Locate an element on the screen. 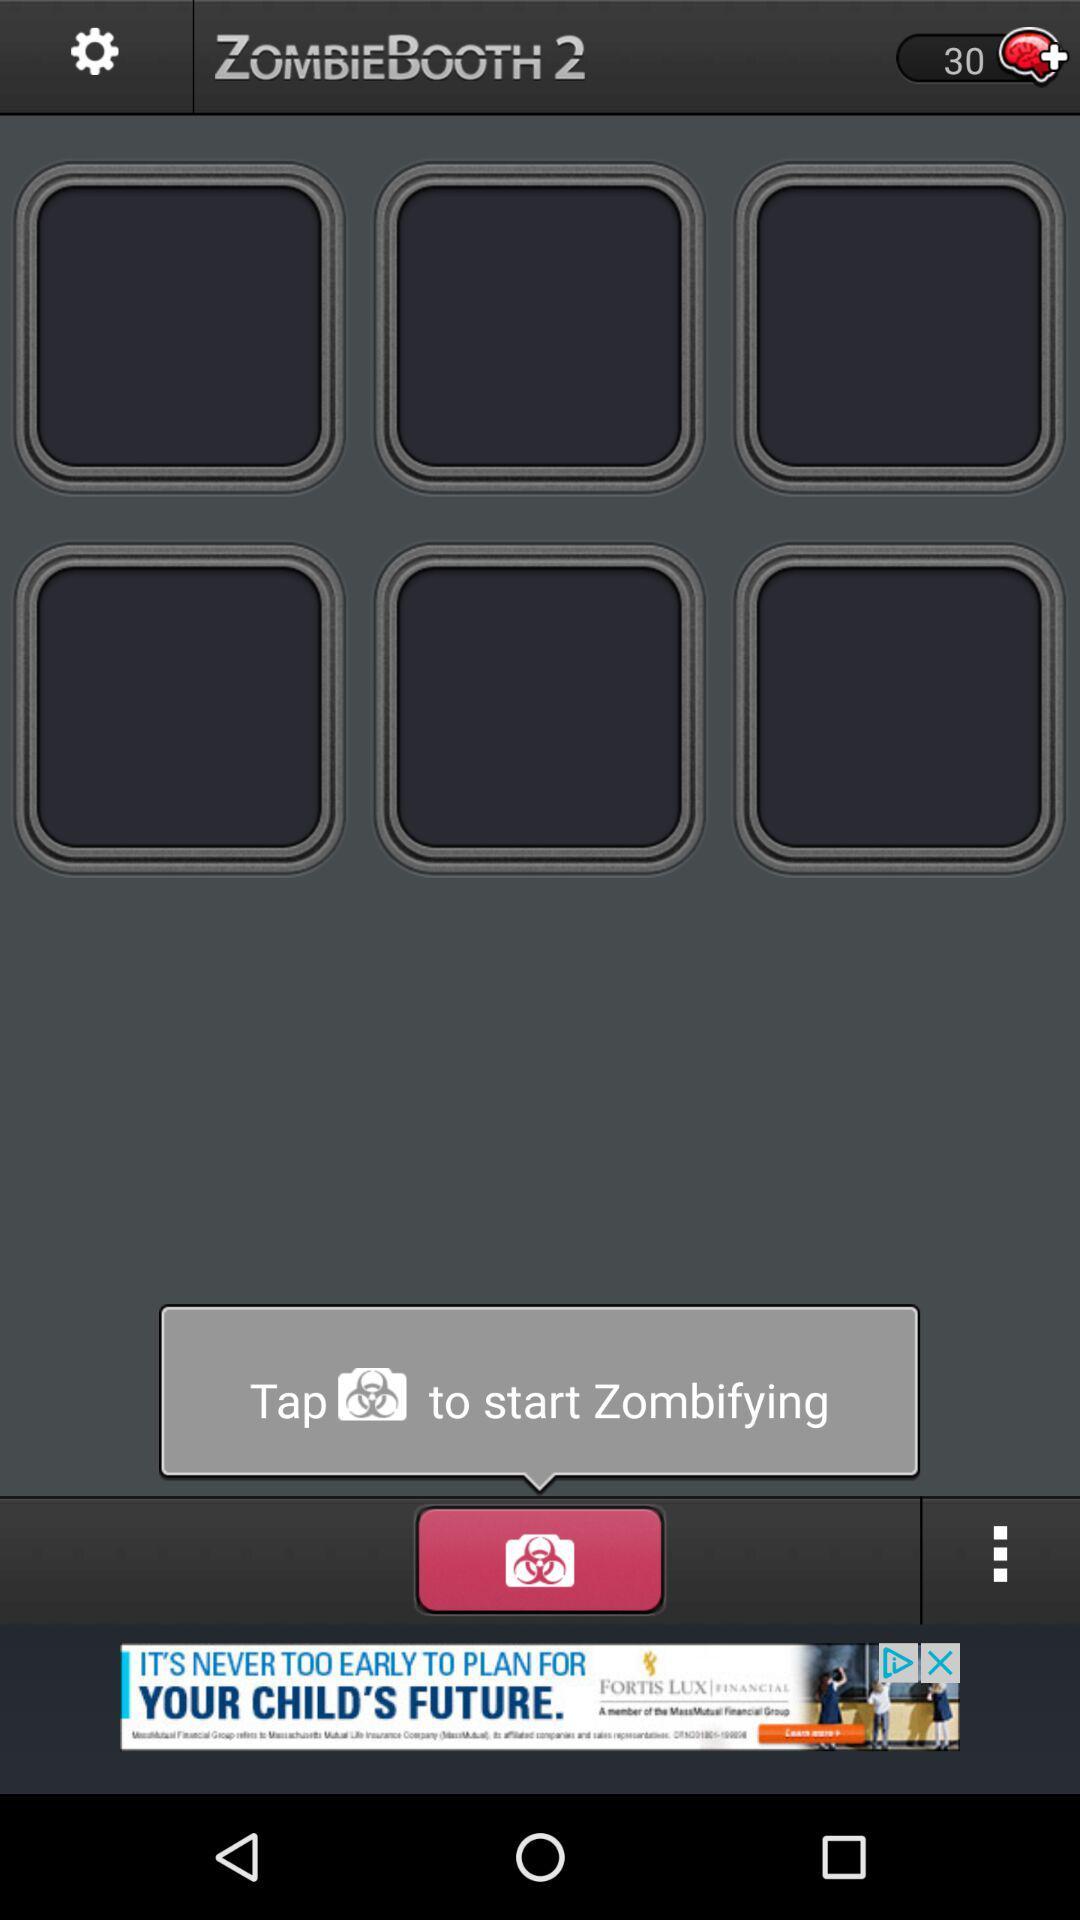  the settings icon is located at coordinates (96, 61).